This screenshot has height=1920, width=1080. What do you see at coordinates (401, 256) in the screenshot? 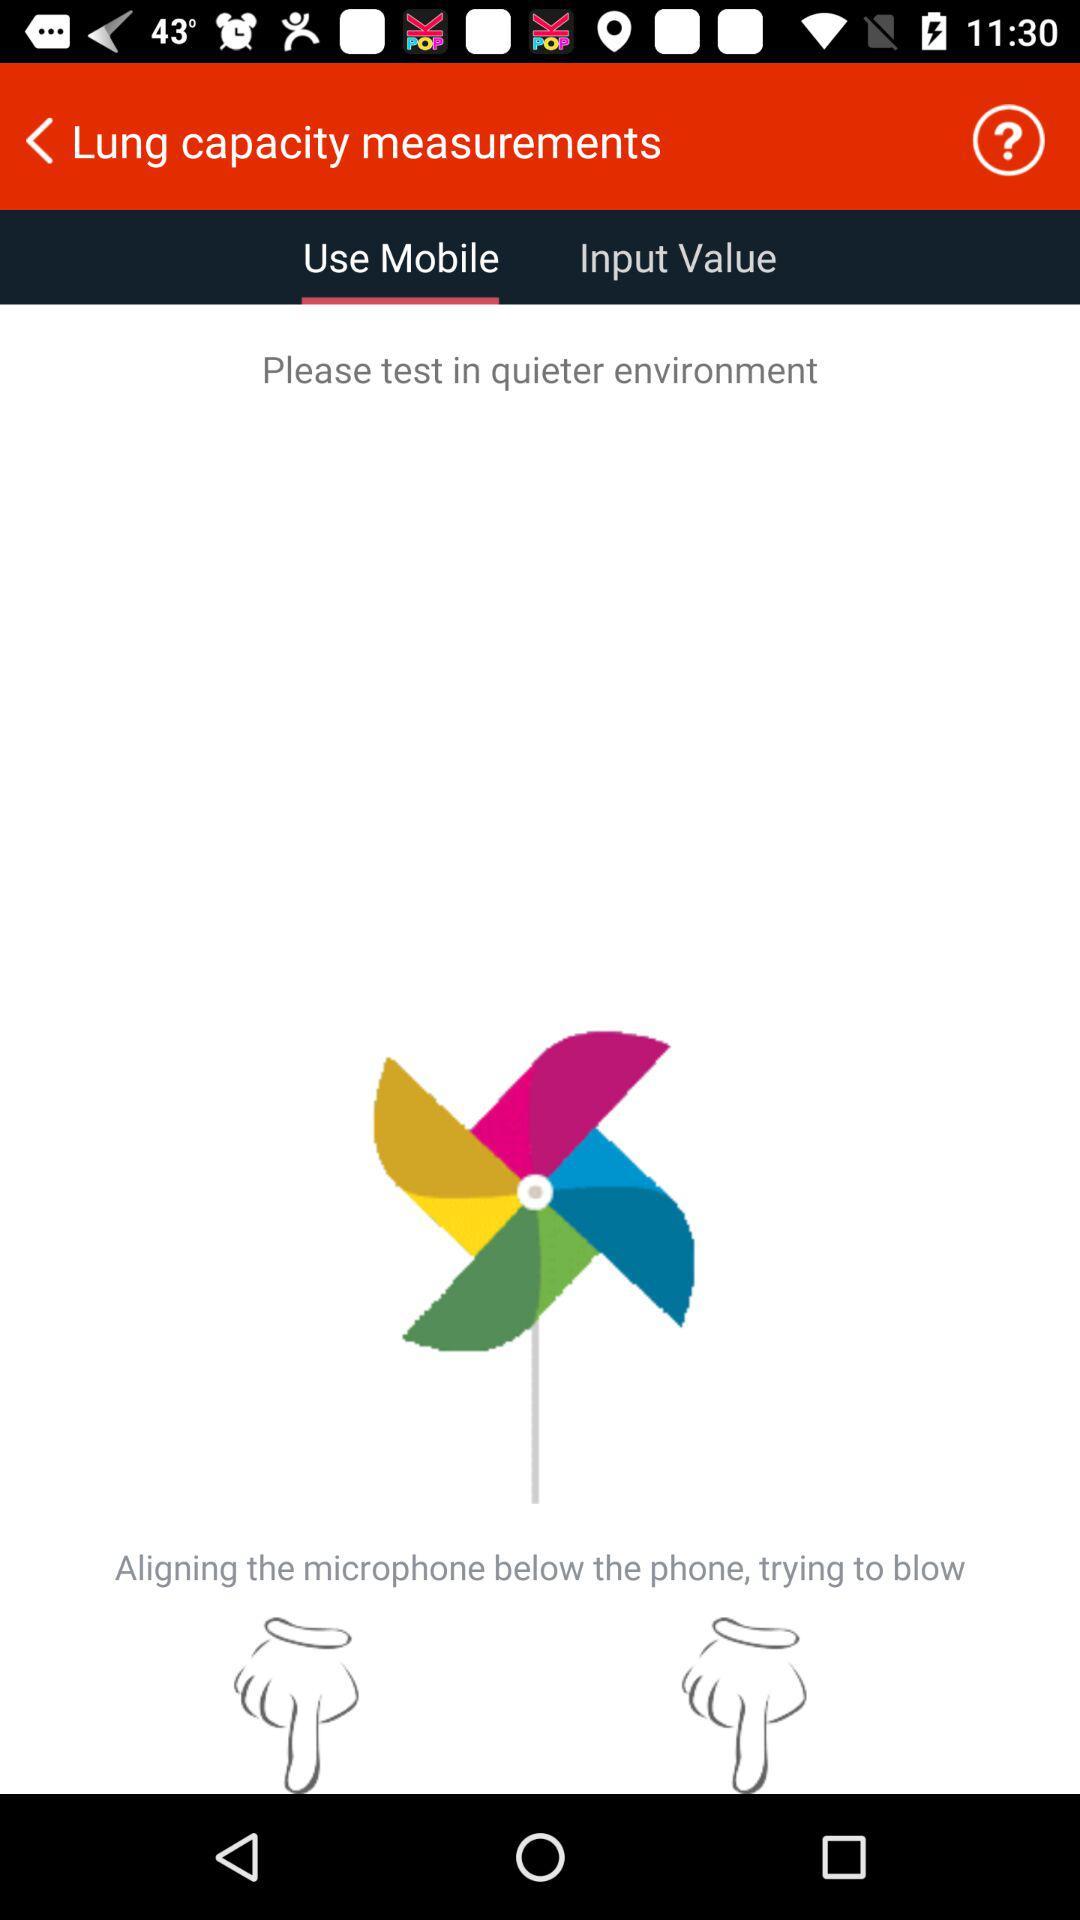
I see `the item next to input value item` at bounding box center [401, 256].